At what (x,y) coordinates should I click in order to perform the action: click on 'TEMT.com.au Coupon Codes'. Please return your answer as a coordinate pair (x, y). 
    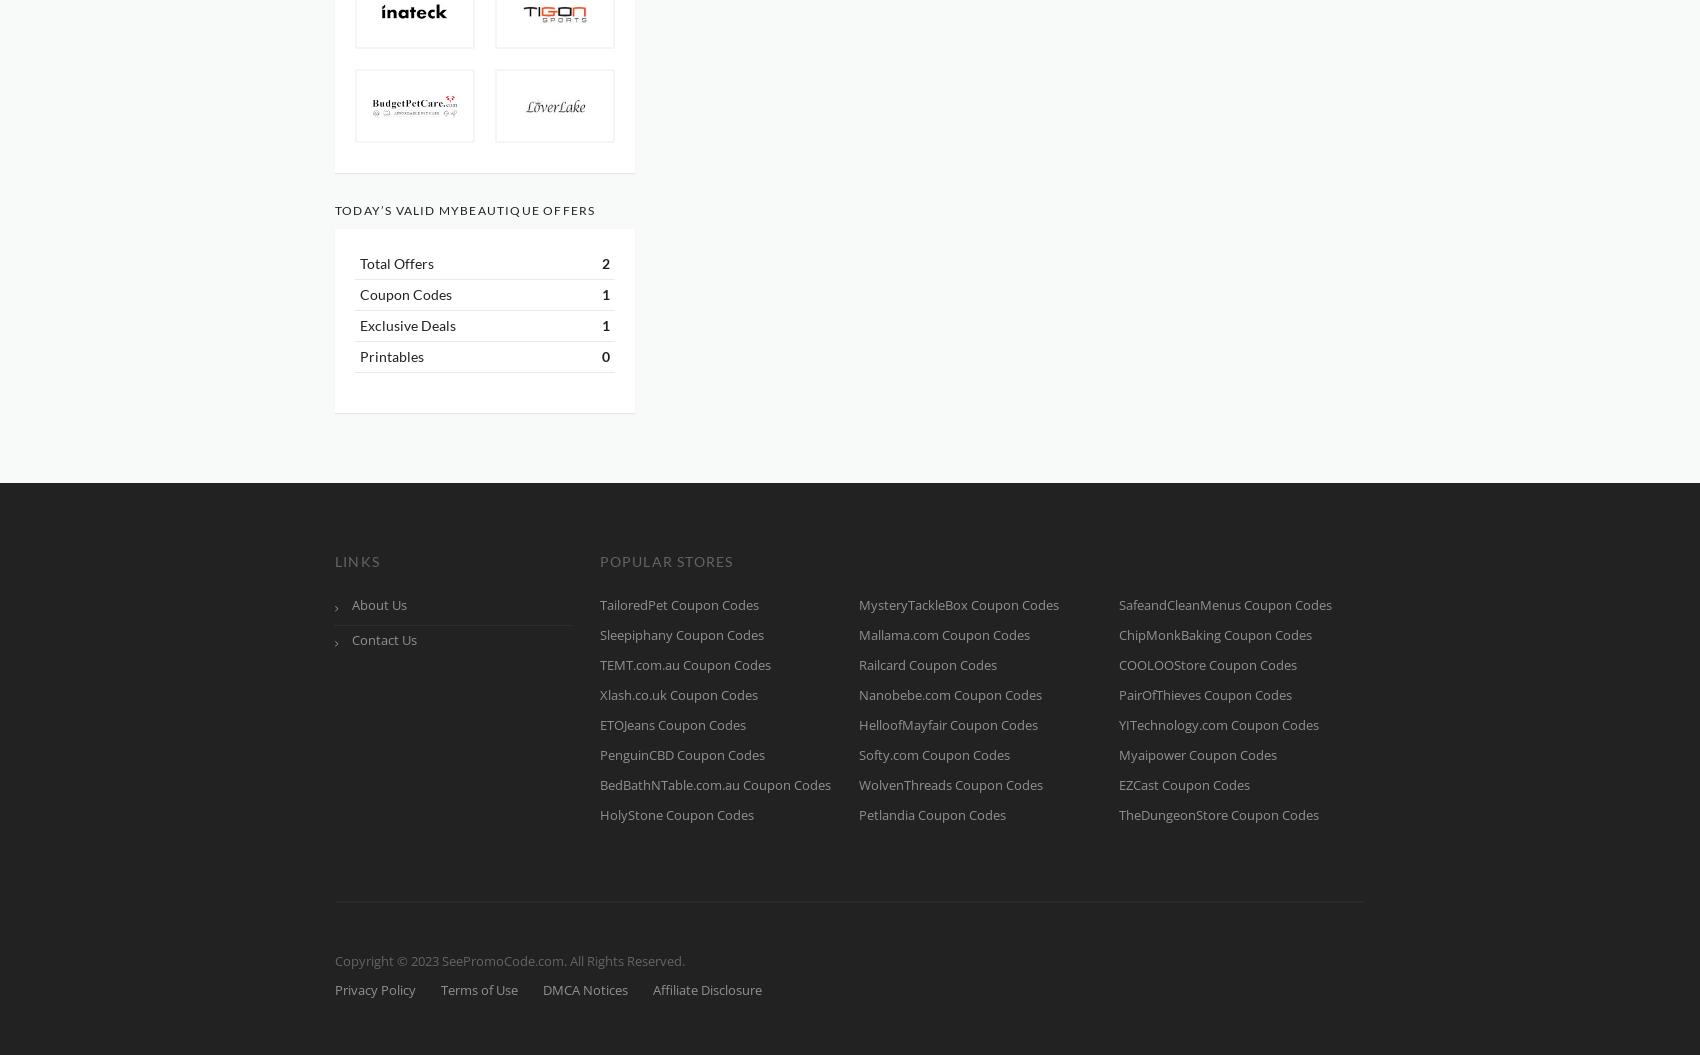
    Looking at the image, I should click on (598, 663).